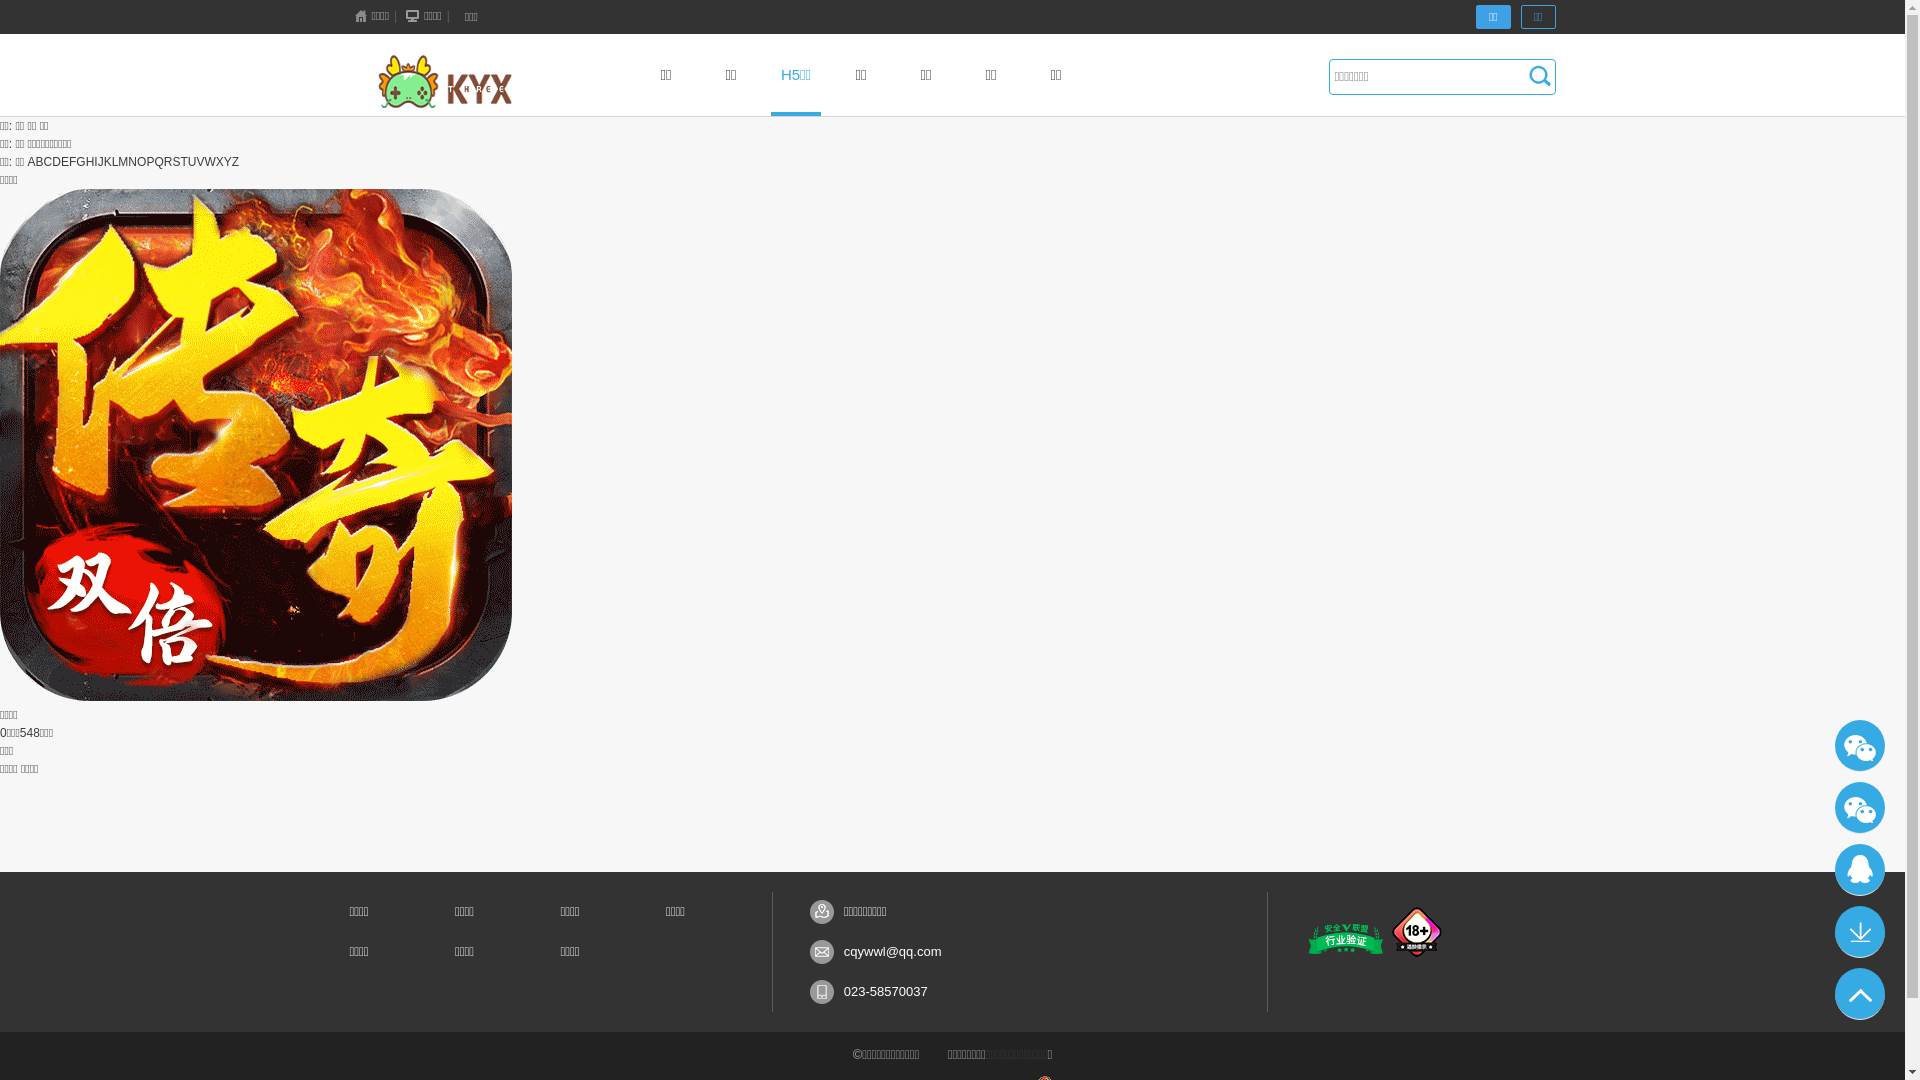  What do you see at coordinates (200, 161) in the screenshot?
I see `'V'` at bounding box center [200, 161].